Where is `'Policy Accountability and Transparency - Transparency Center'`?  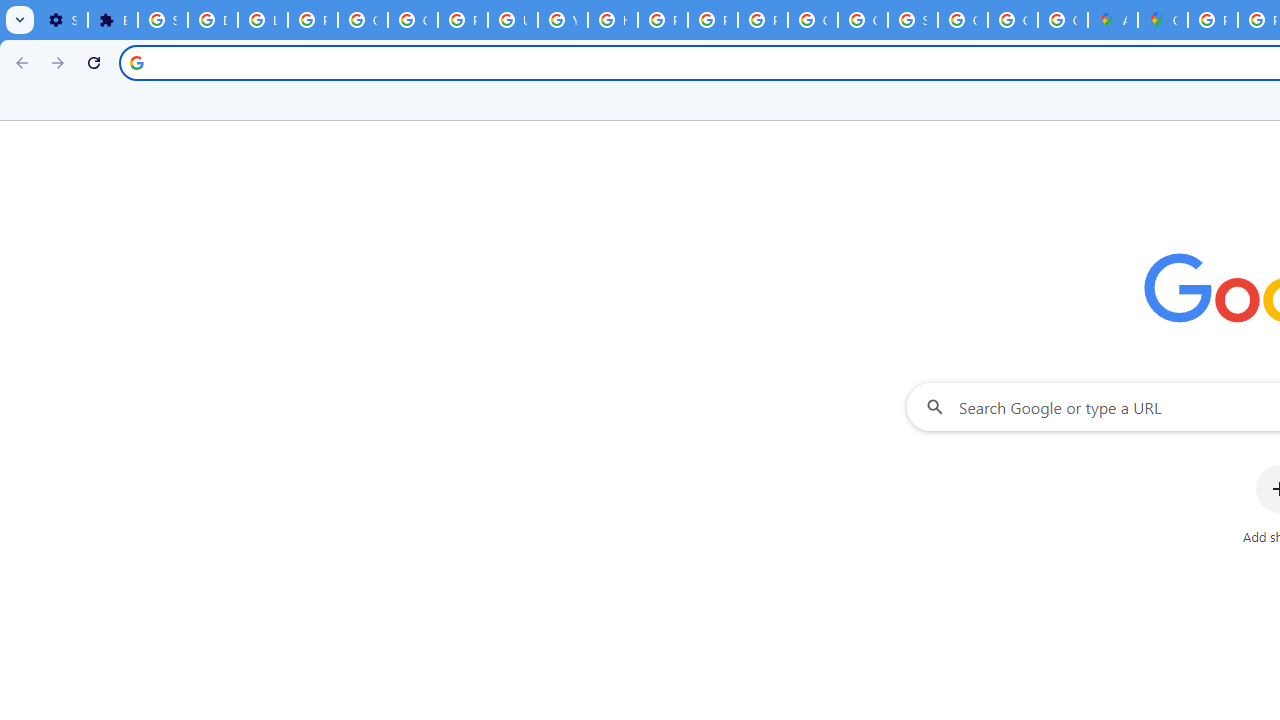 'Policy Accountability and Transparency - Transparency Center' is located at coordinates (1211, 20).